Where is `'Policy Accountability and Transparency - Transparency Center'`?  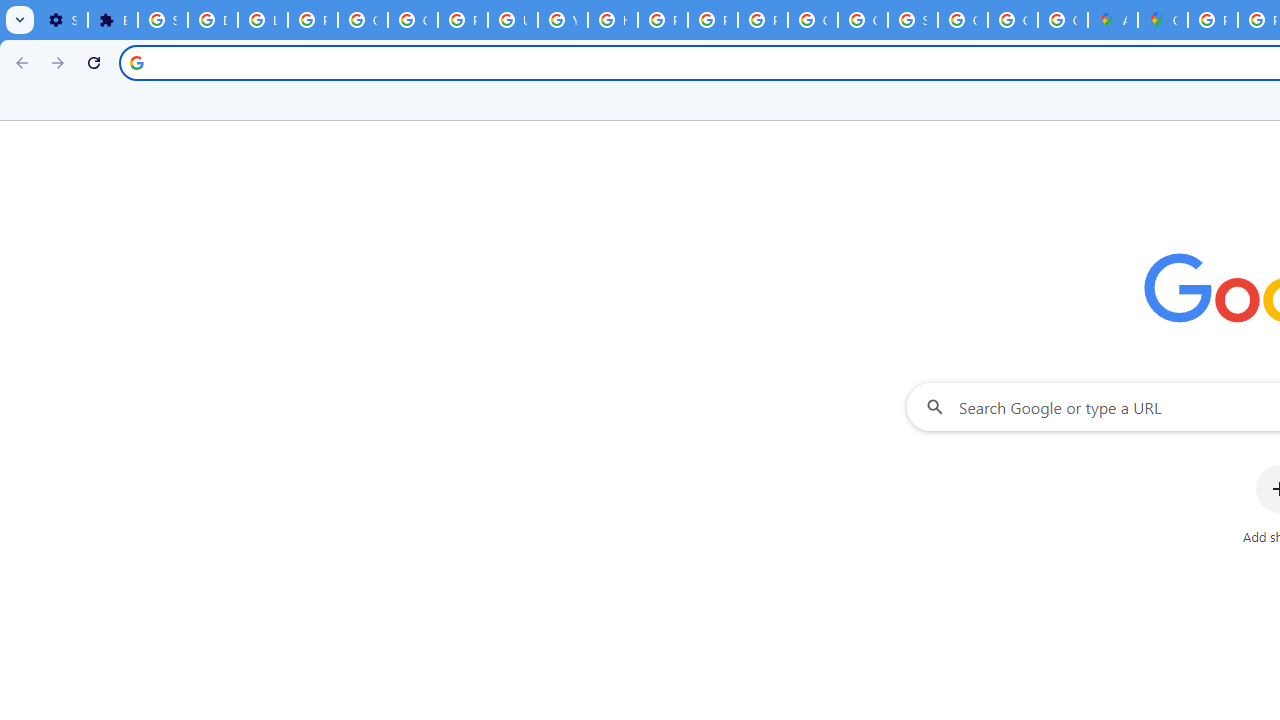 'Policy Accountability and Transparency - Transparency Center' is located at coordinates (1211, 20).